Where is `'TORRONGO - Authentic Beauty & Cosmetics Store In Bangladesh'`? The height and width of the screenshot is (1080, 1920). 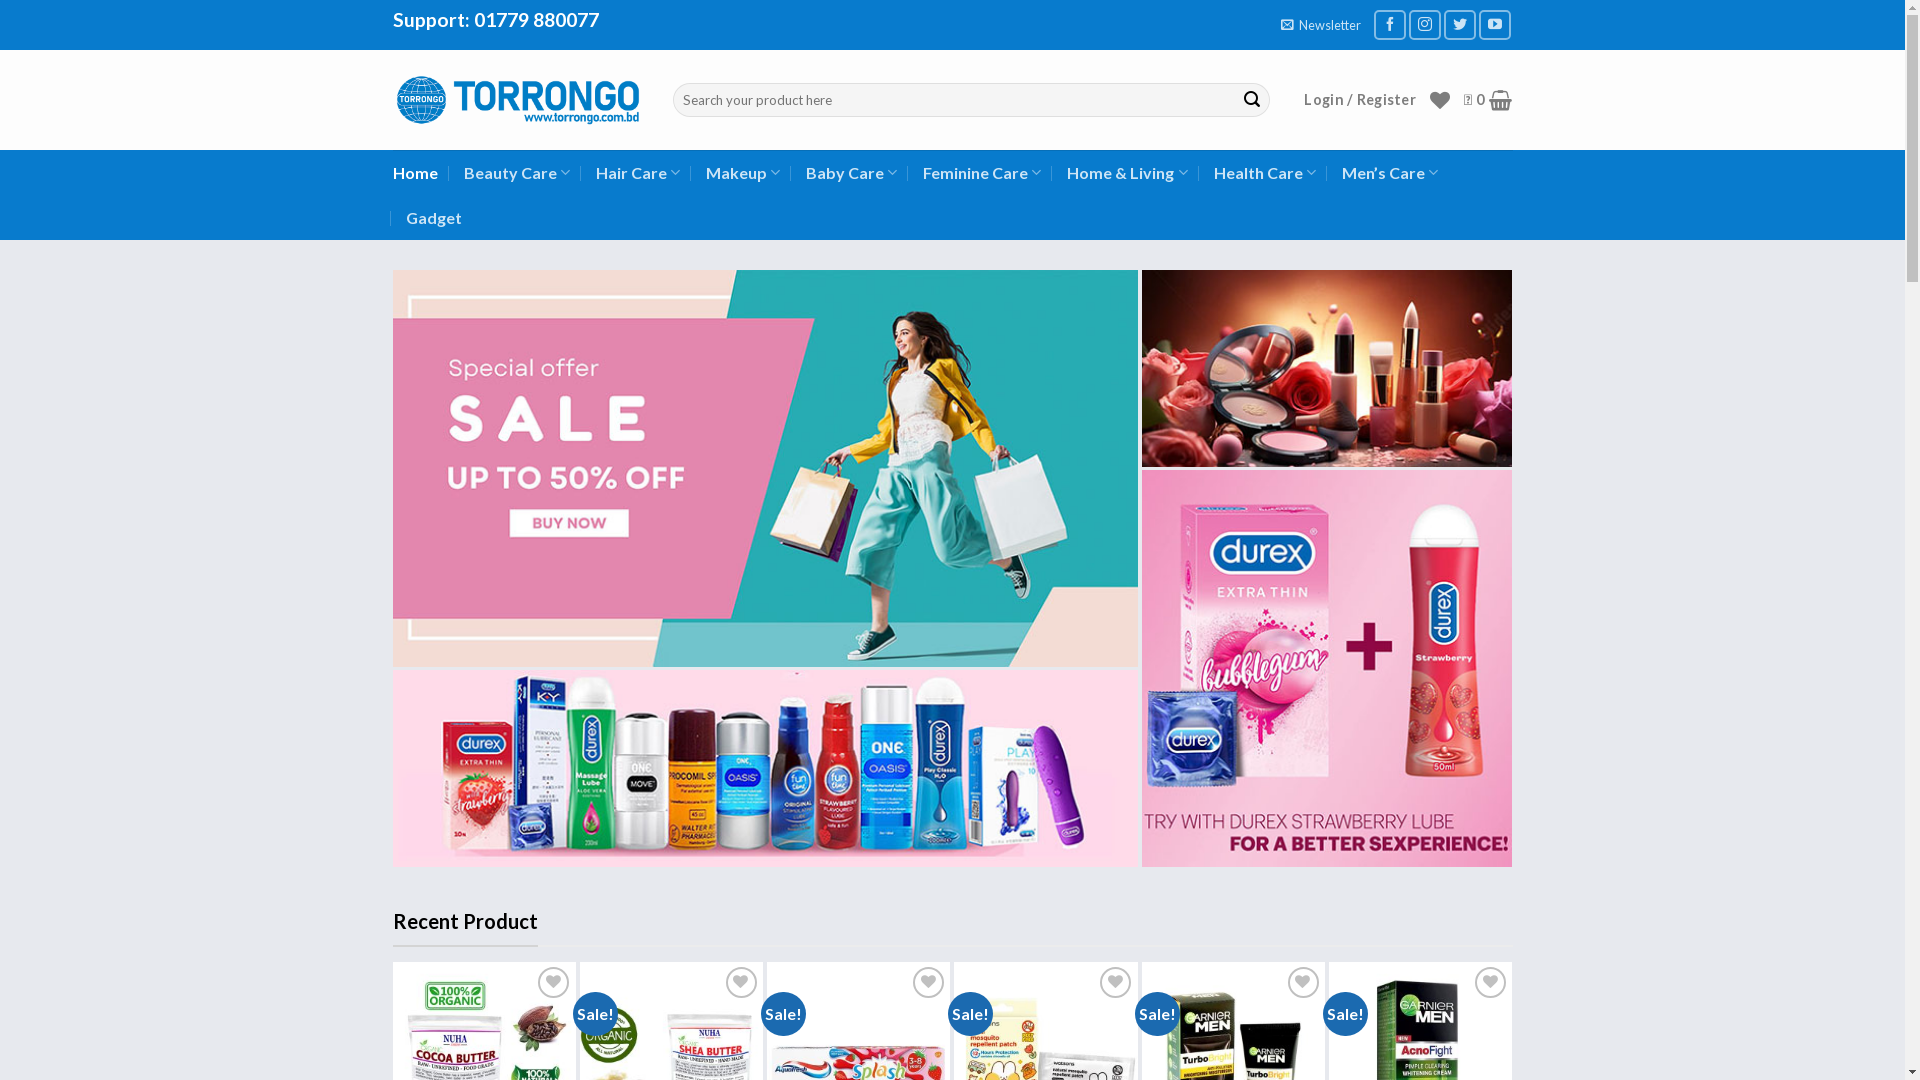 'TORRONGO - Authentic Beauty & Cosmetics Store In Bangladesh' is located at coordinates (517, 99).